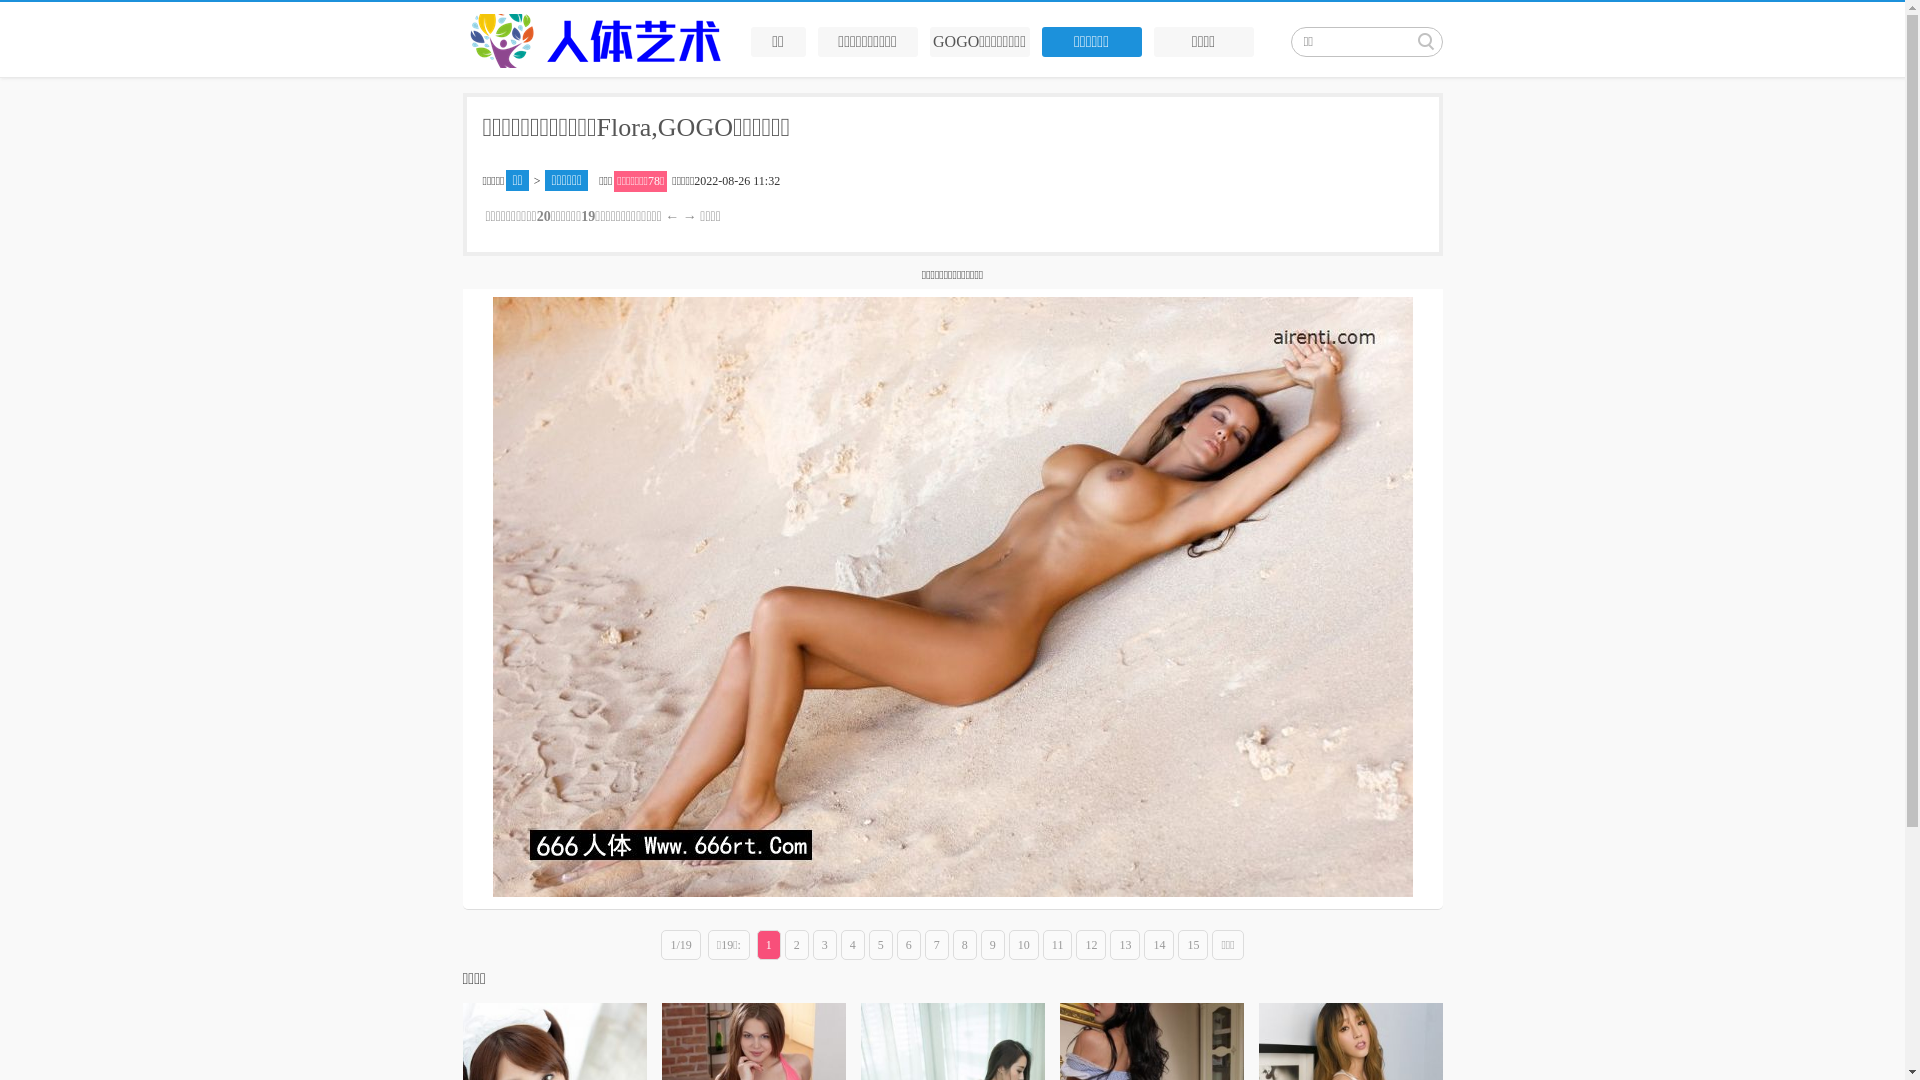  I want to click on '5', so click(880, 945).